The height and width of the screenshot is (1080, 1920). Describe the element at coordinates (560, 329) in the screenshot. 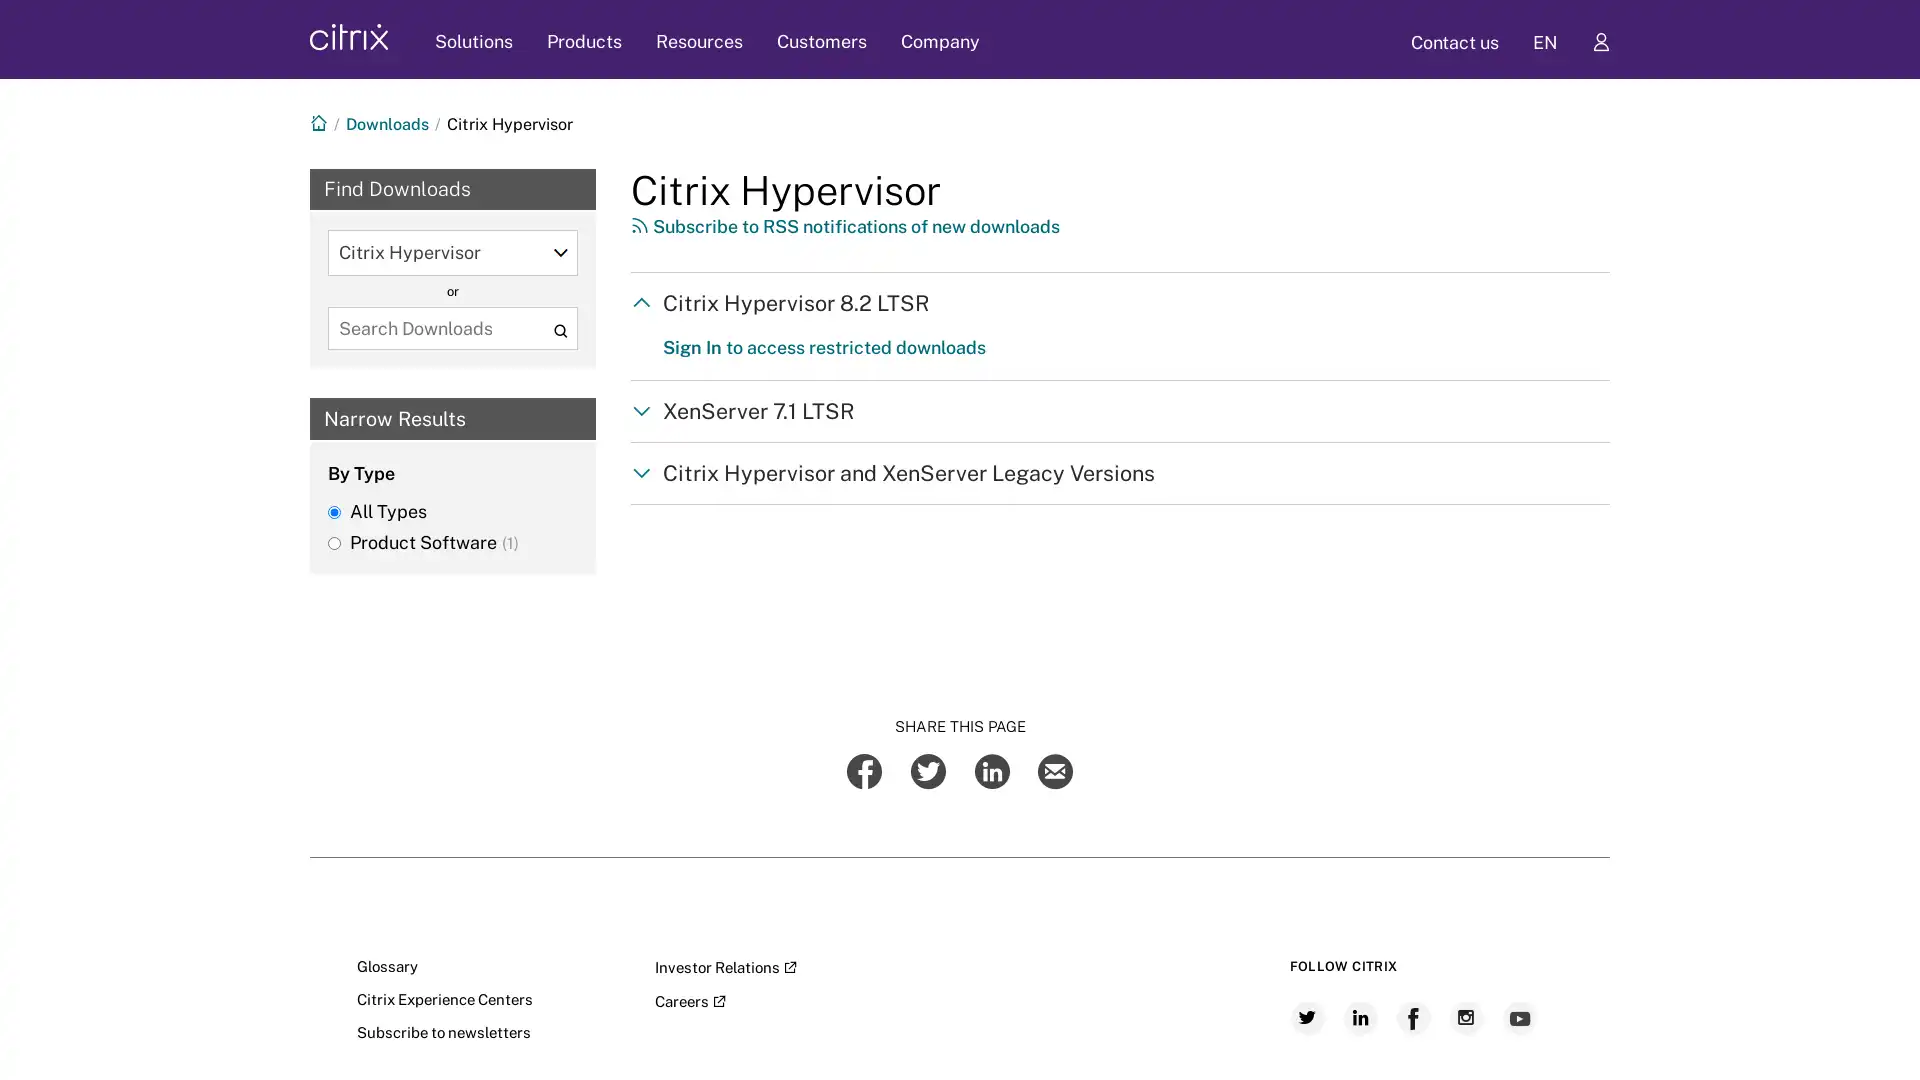

I see `Search` at that location.